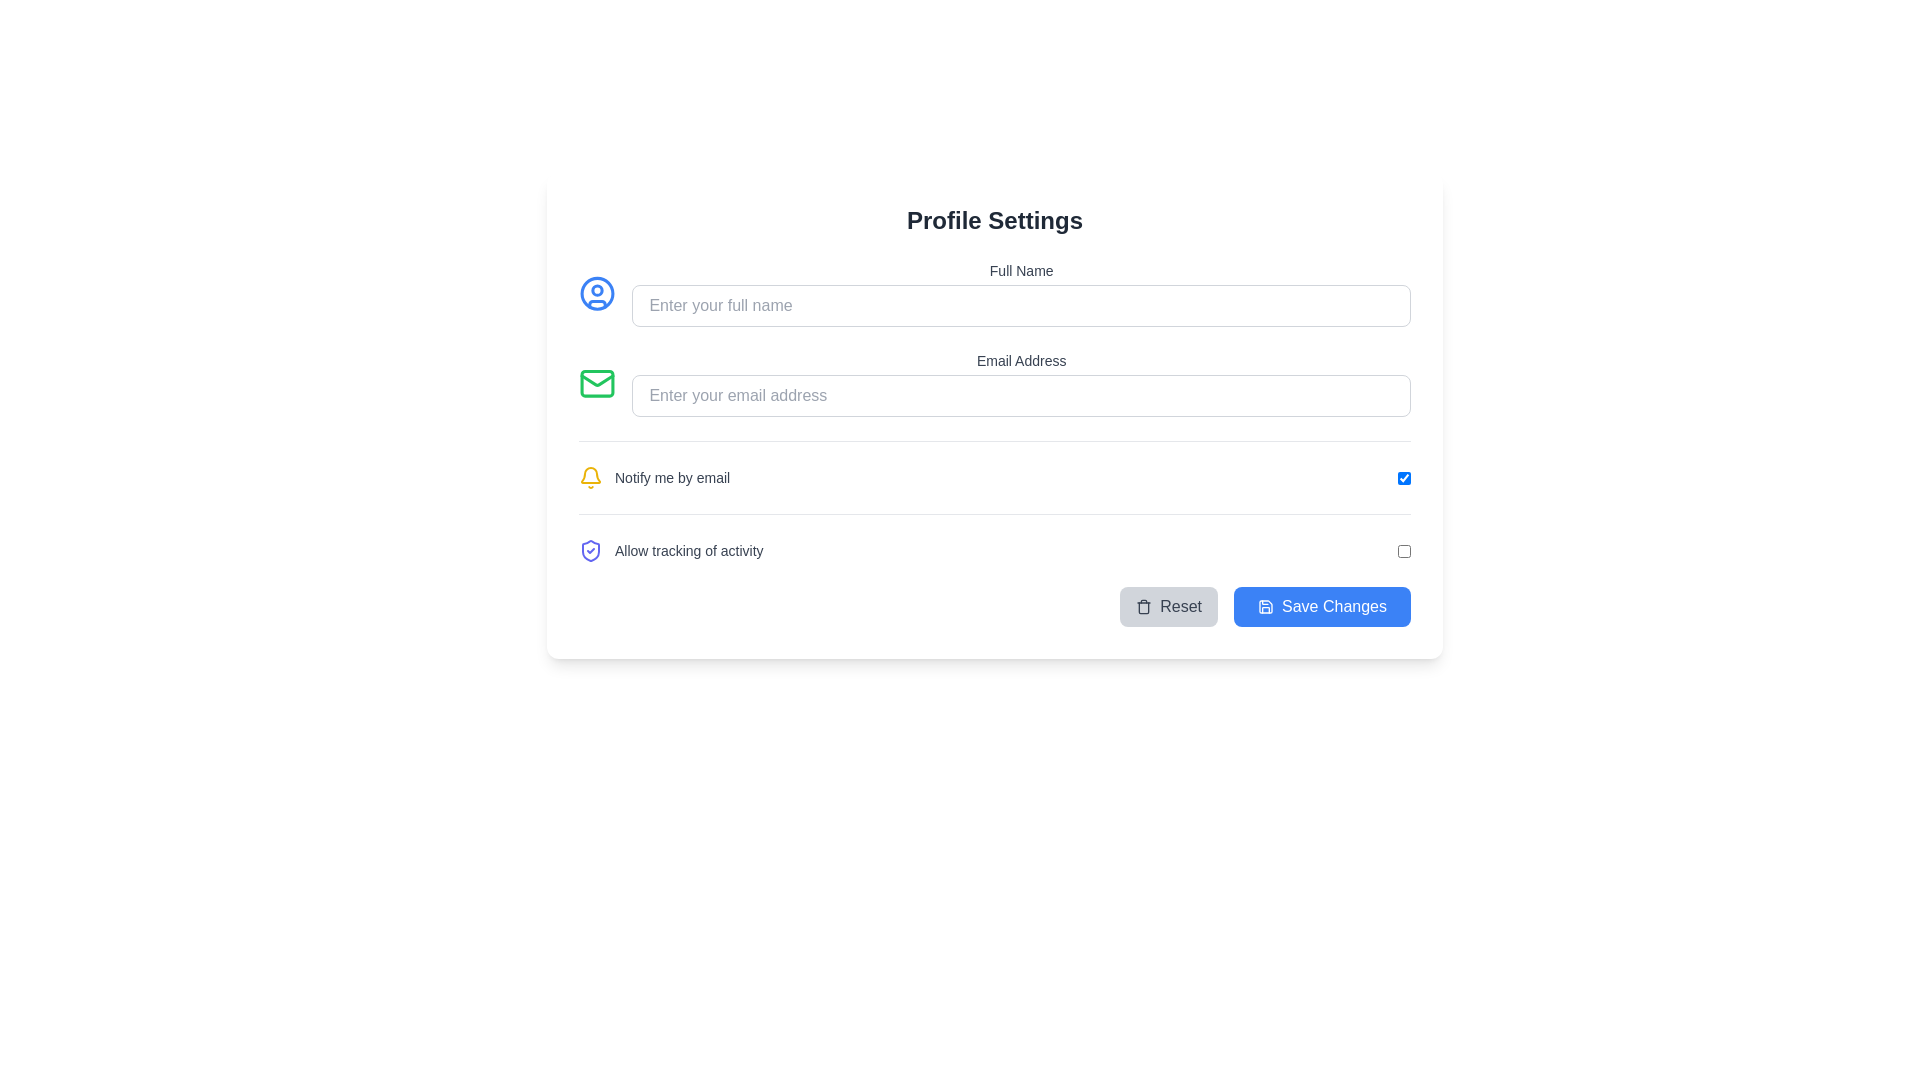 This screenshot has height=1080, width=1920. What do you see at coordinates (689, 551) in the screenshot?
I see `the text label that describes the setting related to tracking activity, located on the right side of the row with a shield icon, below the 'Notify me by email' option in the profile settings` at bounding box center [689, 551].